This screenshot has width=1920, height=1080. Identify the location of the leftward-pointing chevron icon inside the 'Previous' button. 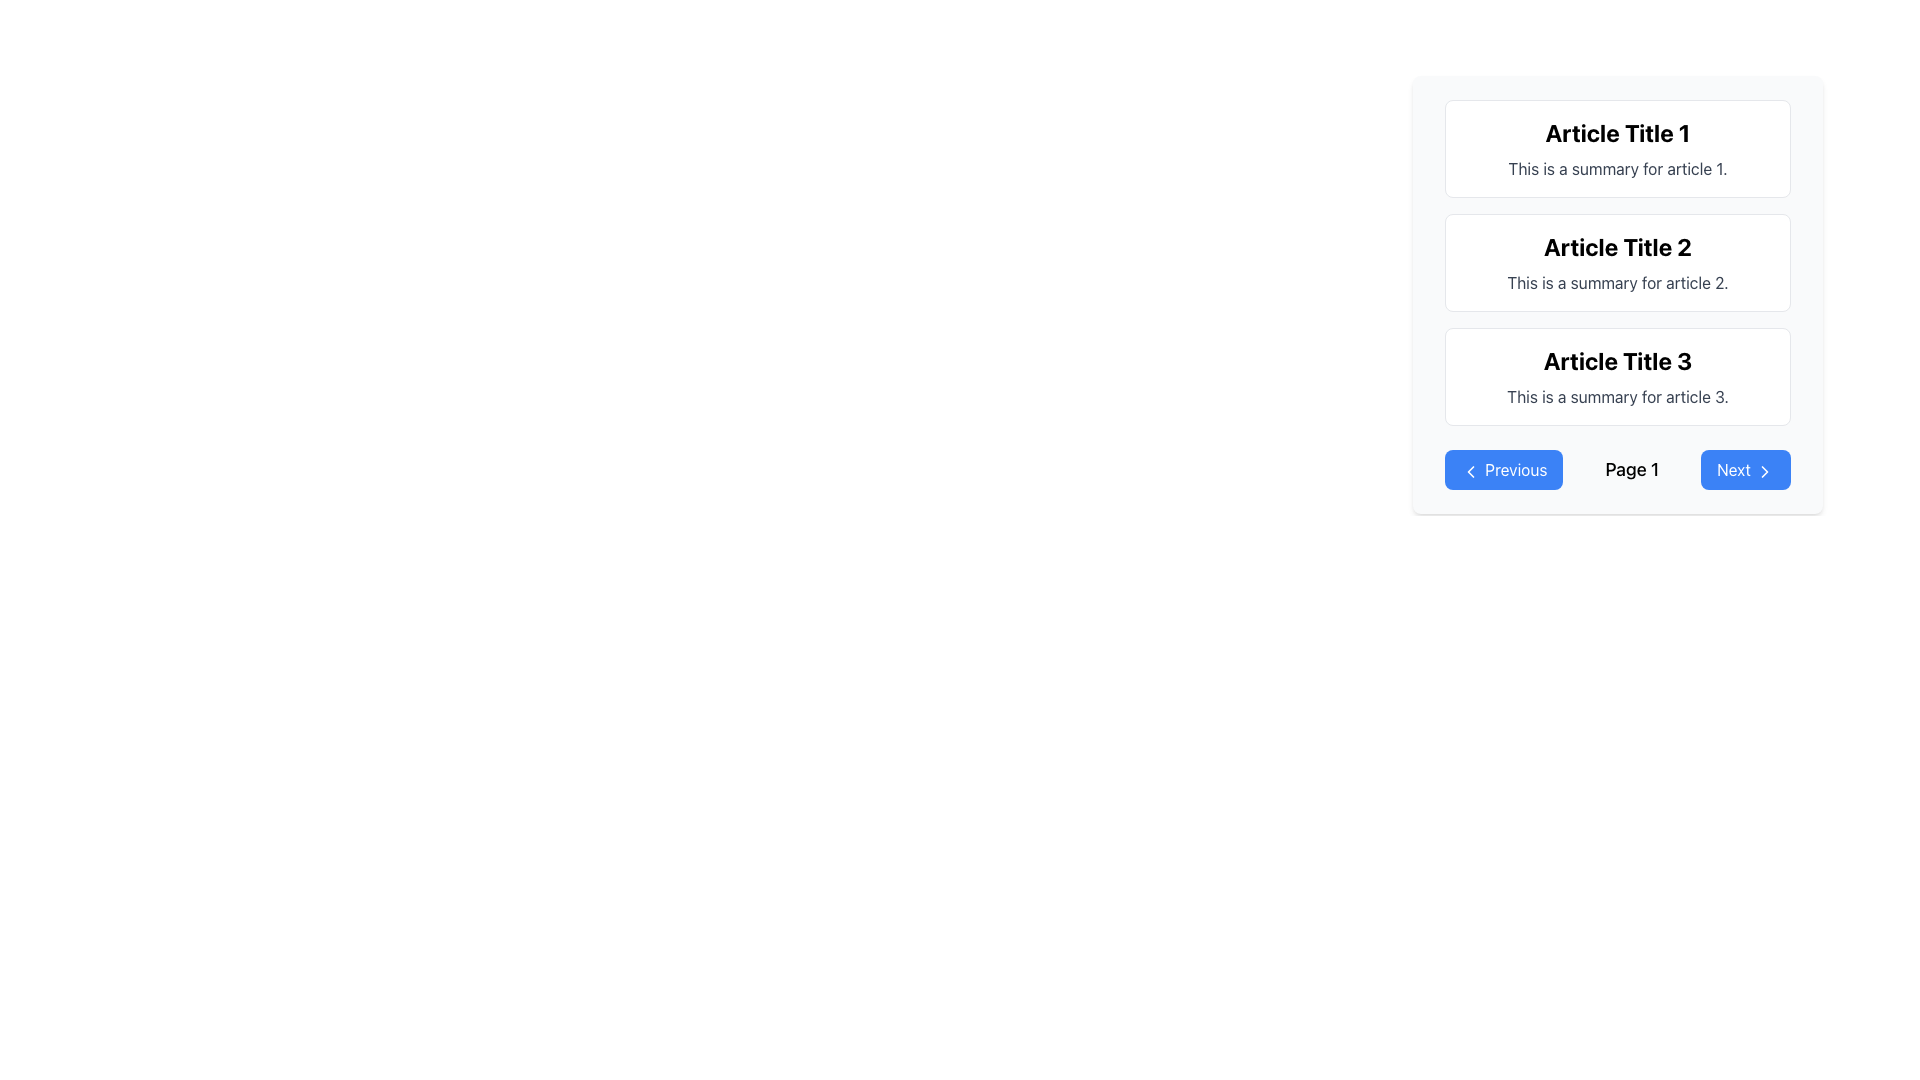
(1470, 470).